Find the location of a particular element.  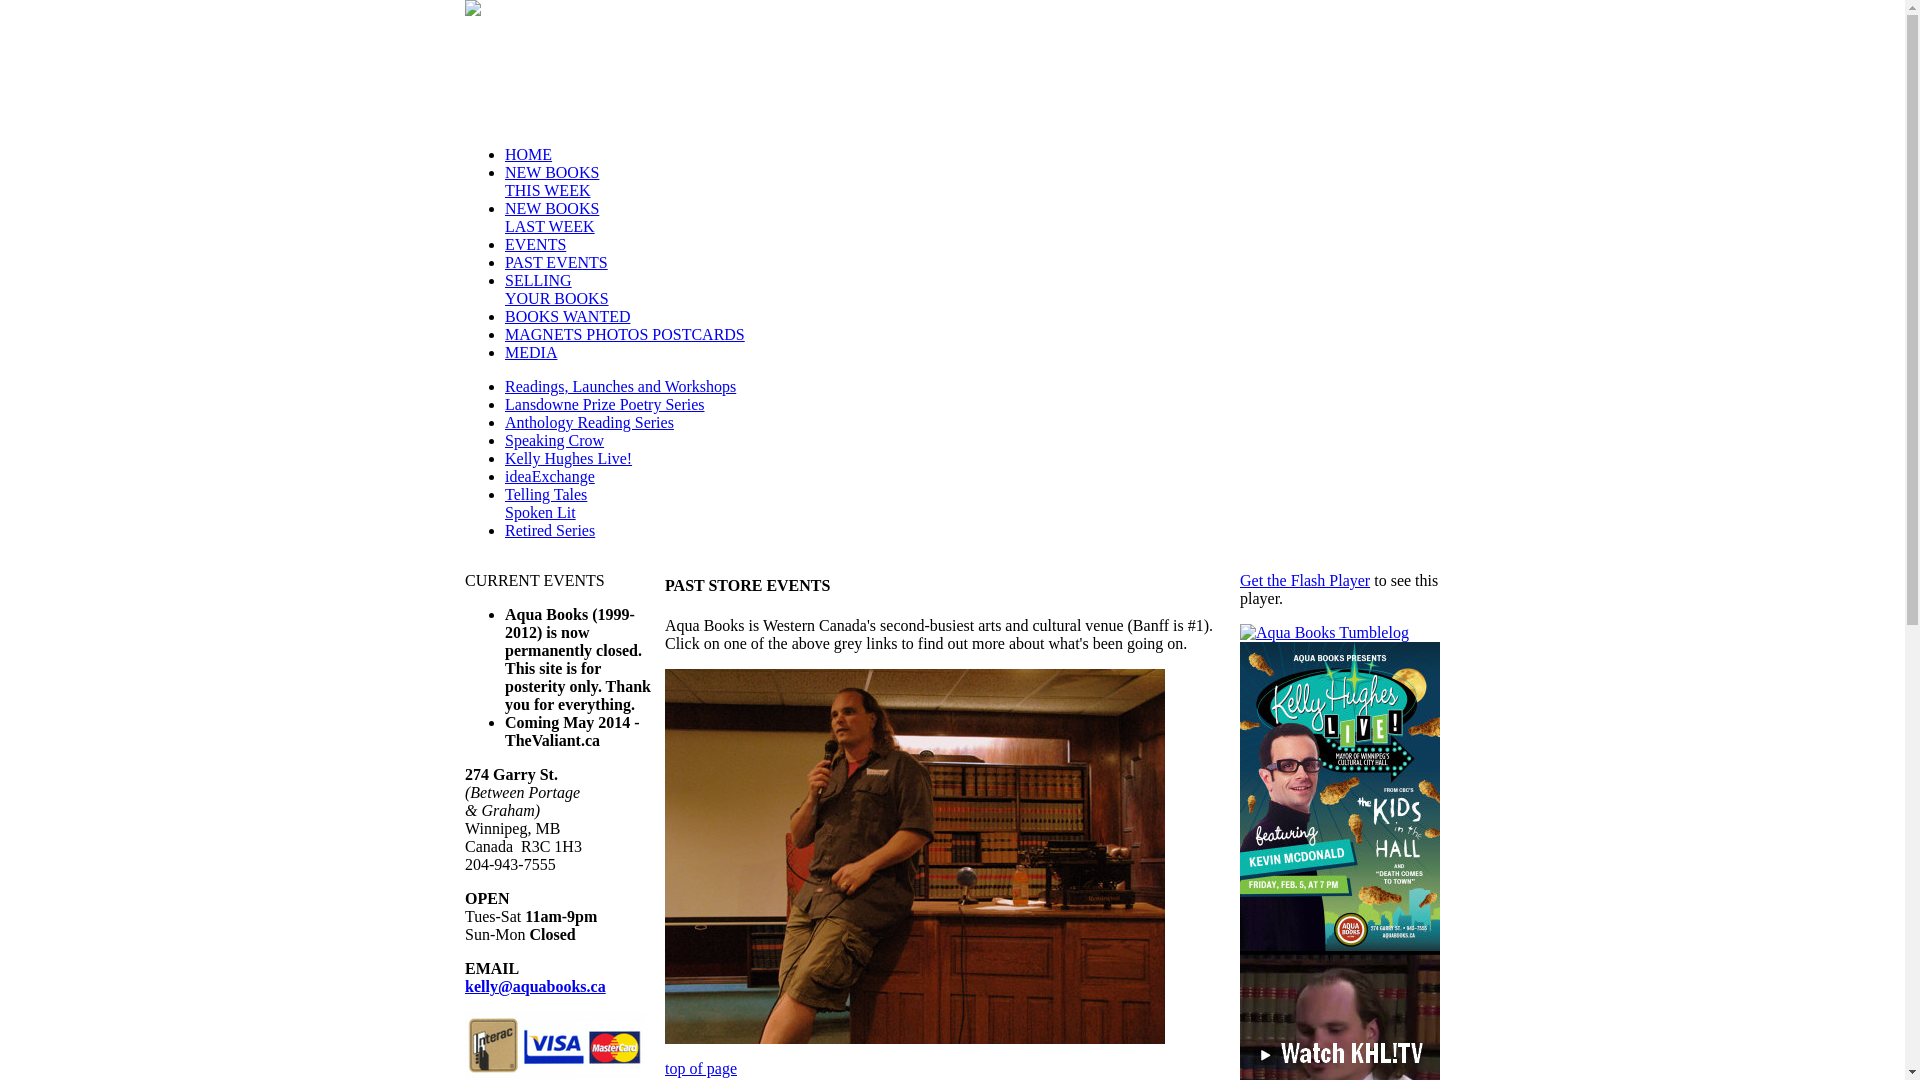

'Anthology Reading Series' is located at coordinates (504, 421).